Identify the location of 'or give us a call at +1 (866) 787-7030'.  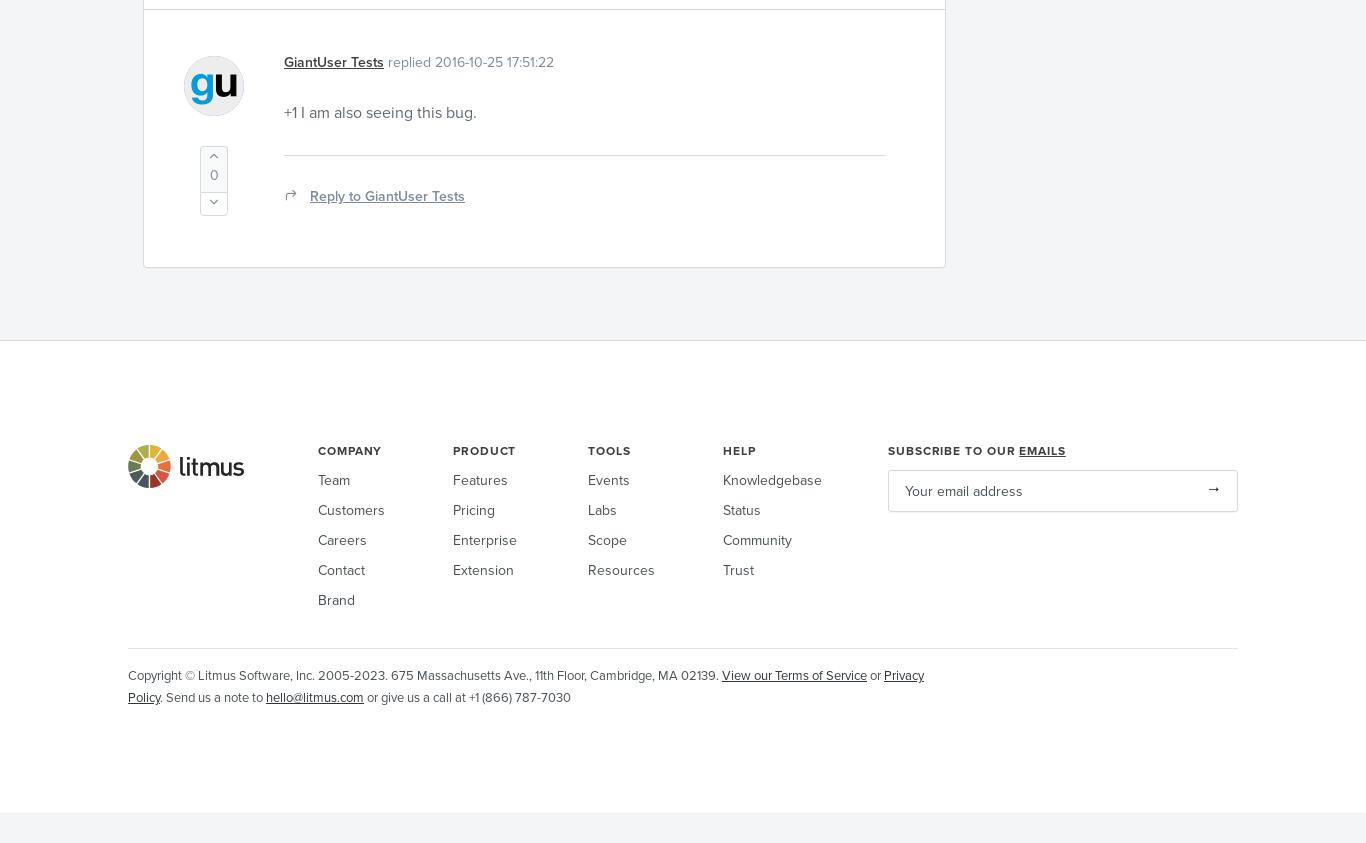
(467, 697).